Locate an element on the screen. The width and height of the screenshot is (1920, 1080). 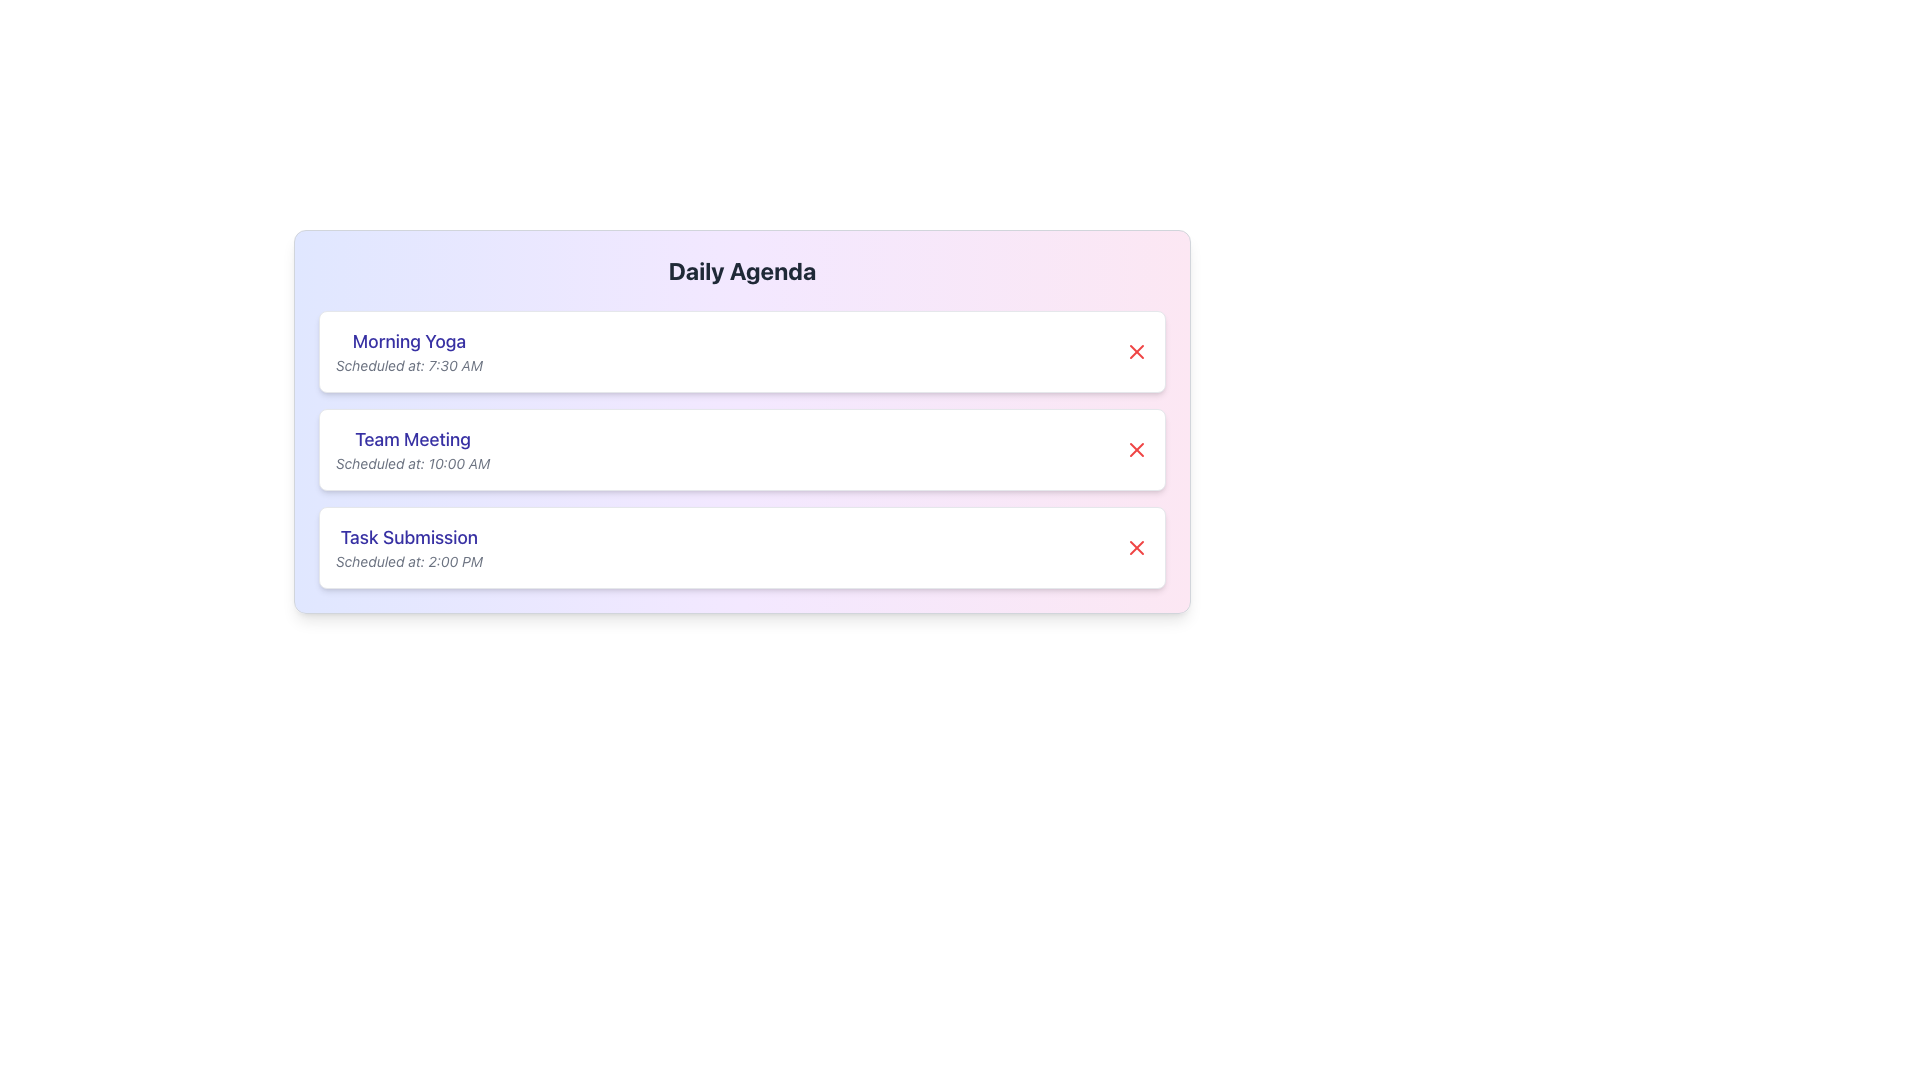
the text label displaying 'Task Submission' in the third card of the agenda items list is located at coordinates (408, 536).